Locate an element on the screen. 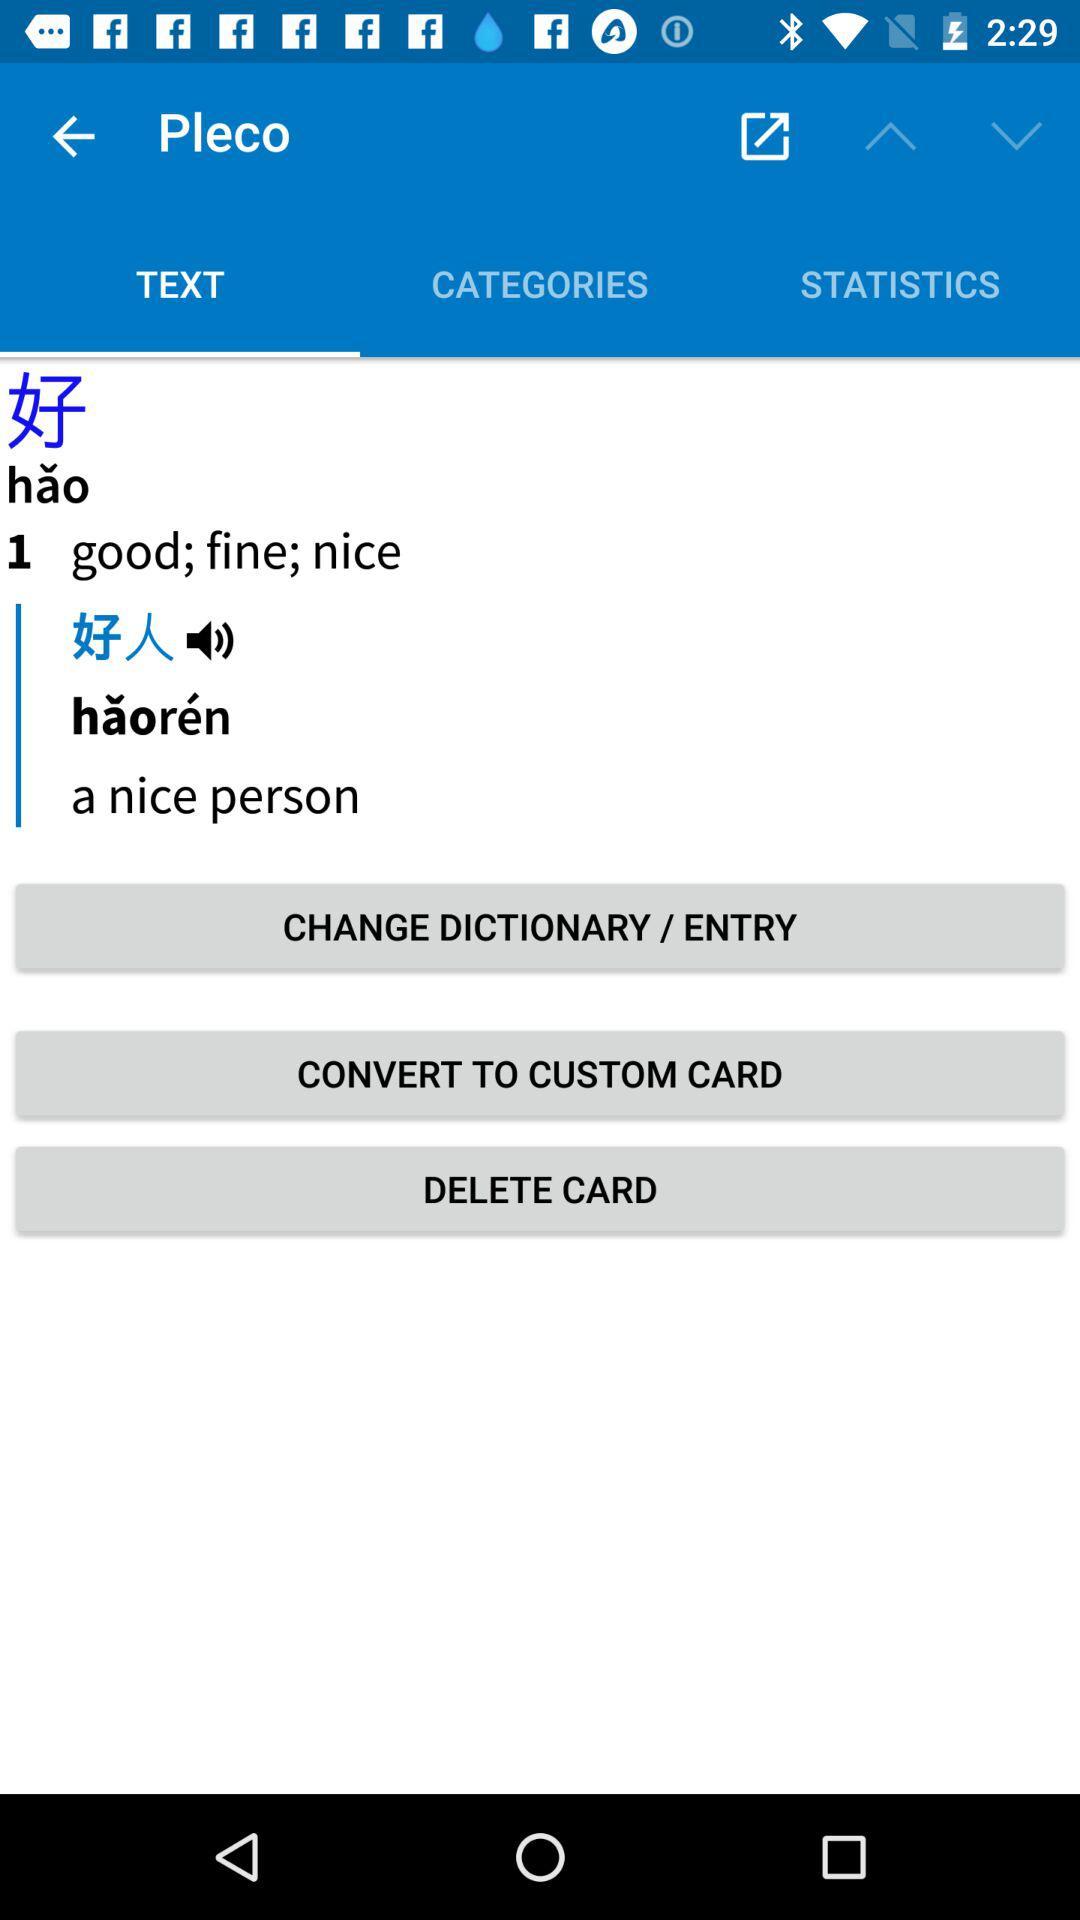  the upwards arrow icon is located at coordinates (890, 136).